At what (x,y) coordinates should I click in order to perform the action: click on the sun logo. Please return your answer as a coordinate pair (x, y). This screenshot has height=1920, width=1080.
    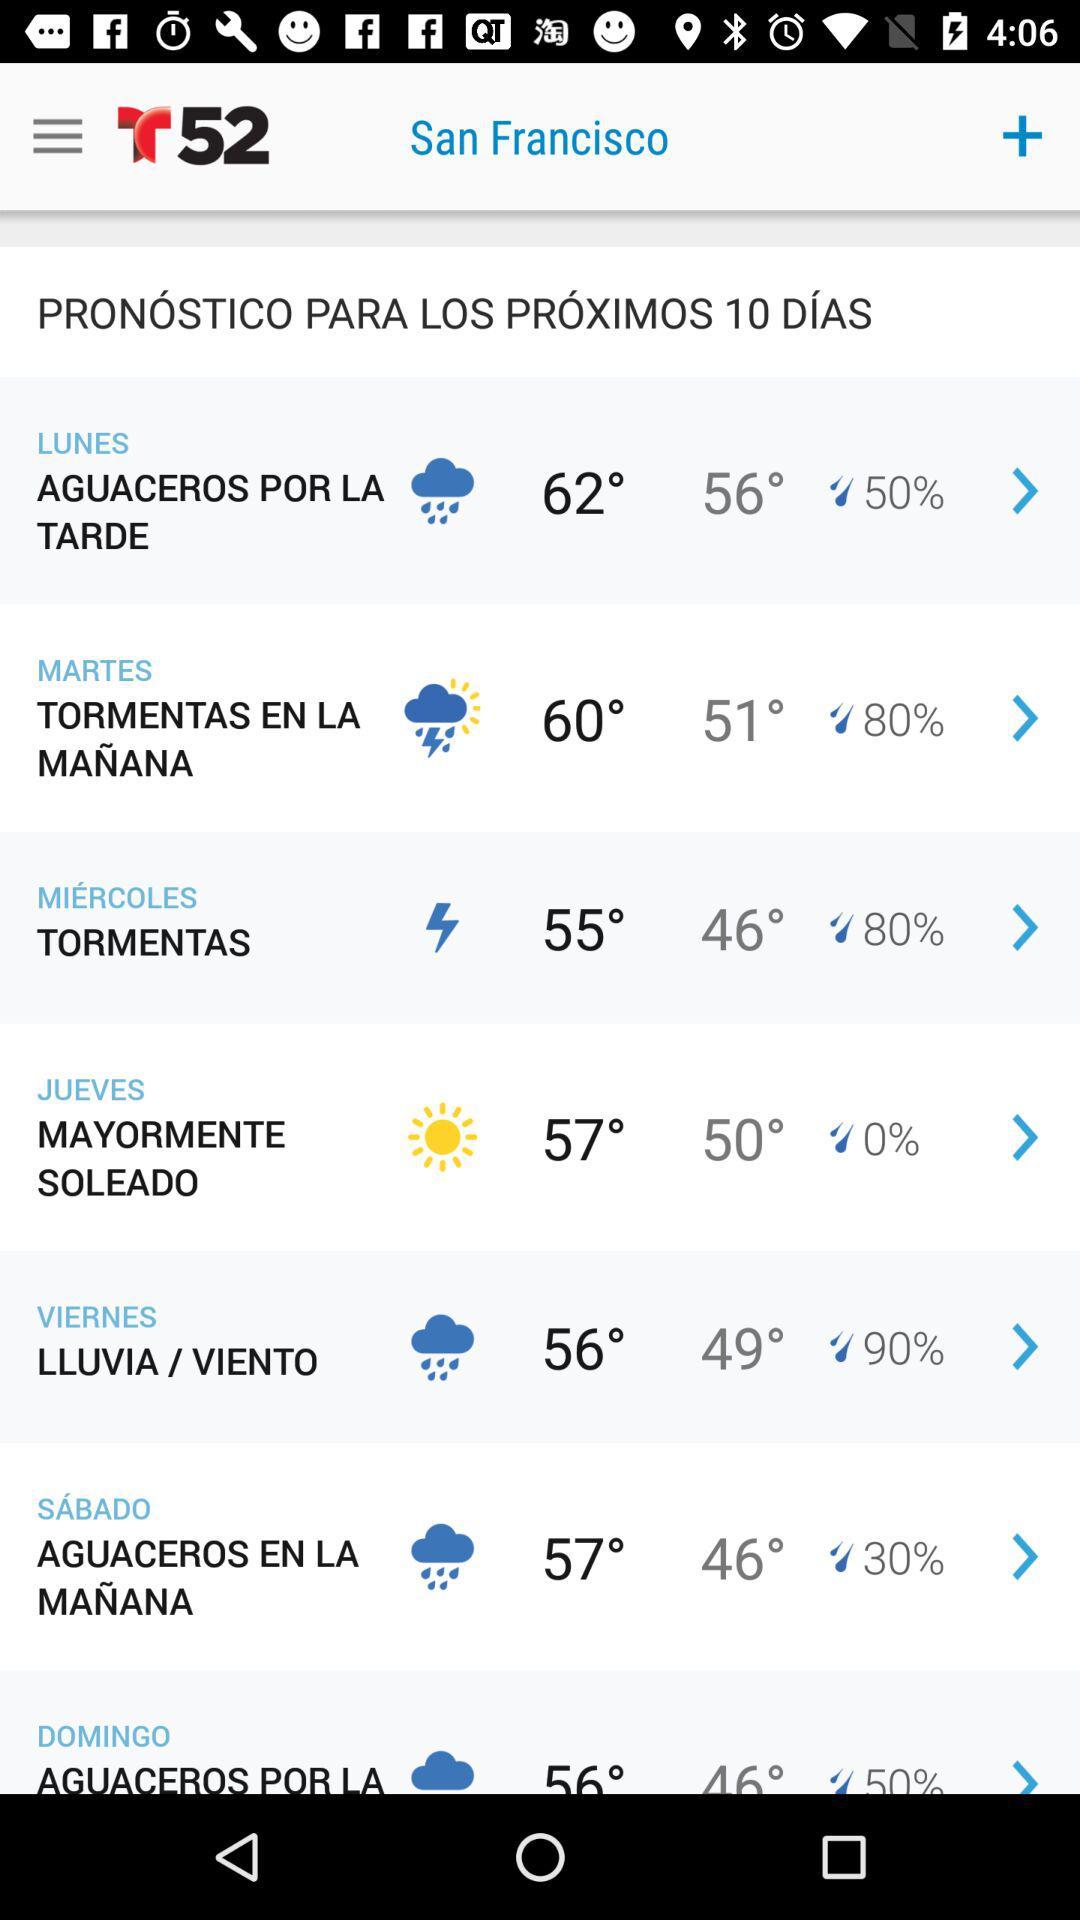
    Looking at the image, I should click on (441, 1137).